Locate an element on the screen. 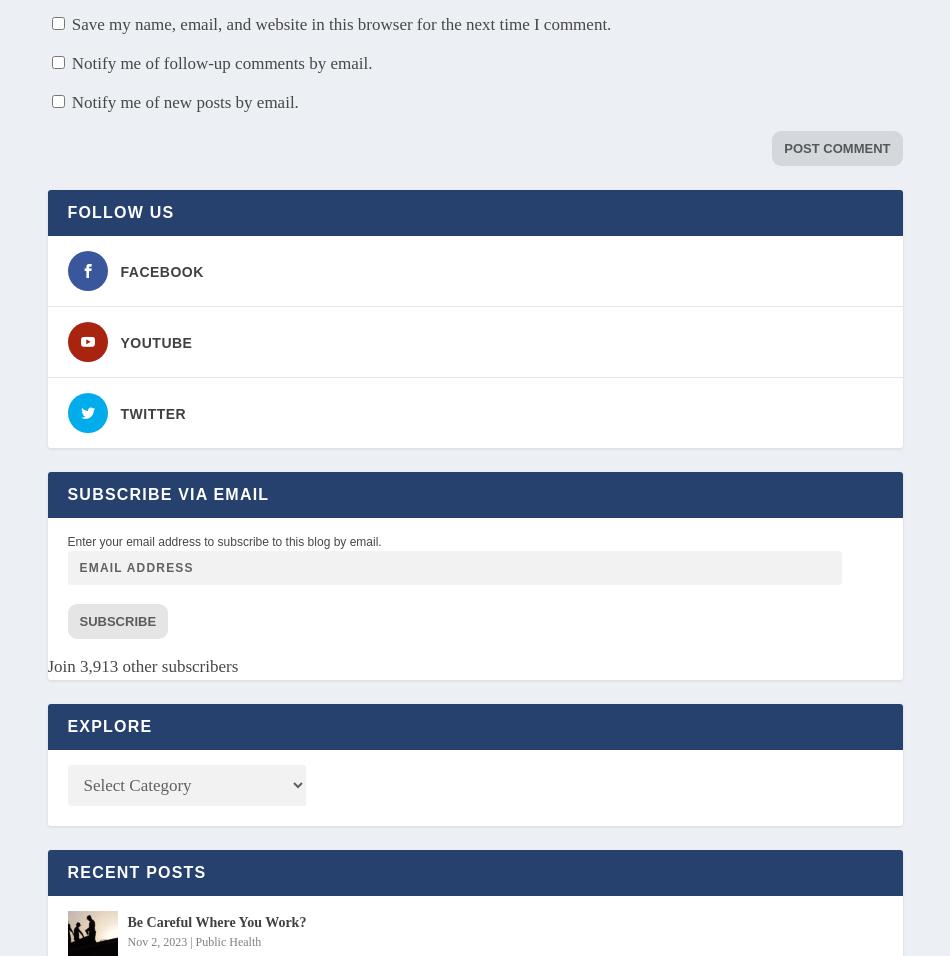 The height and width of the screenshot is (956, 950). 'Be Careful Where You Work?' is located at coordinates (216, 921).